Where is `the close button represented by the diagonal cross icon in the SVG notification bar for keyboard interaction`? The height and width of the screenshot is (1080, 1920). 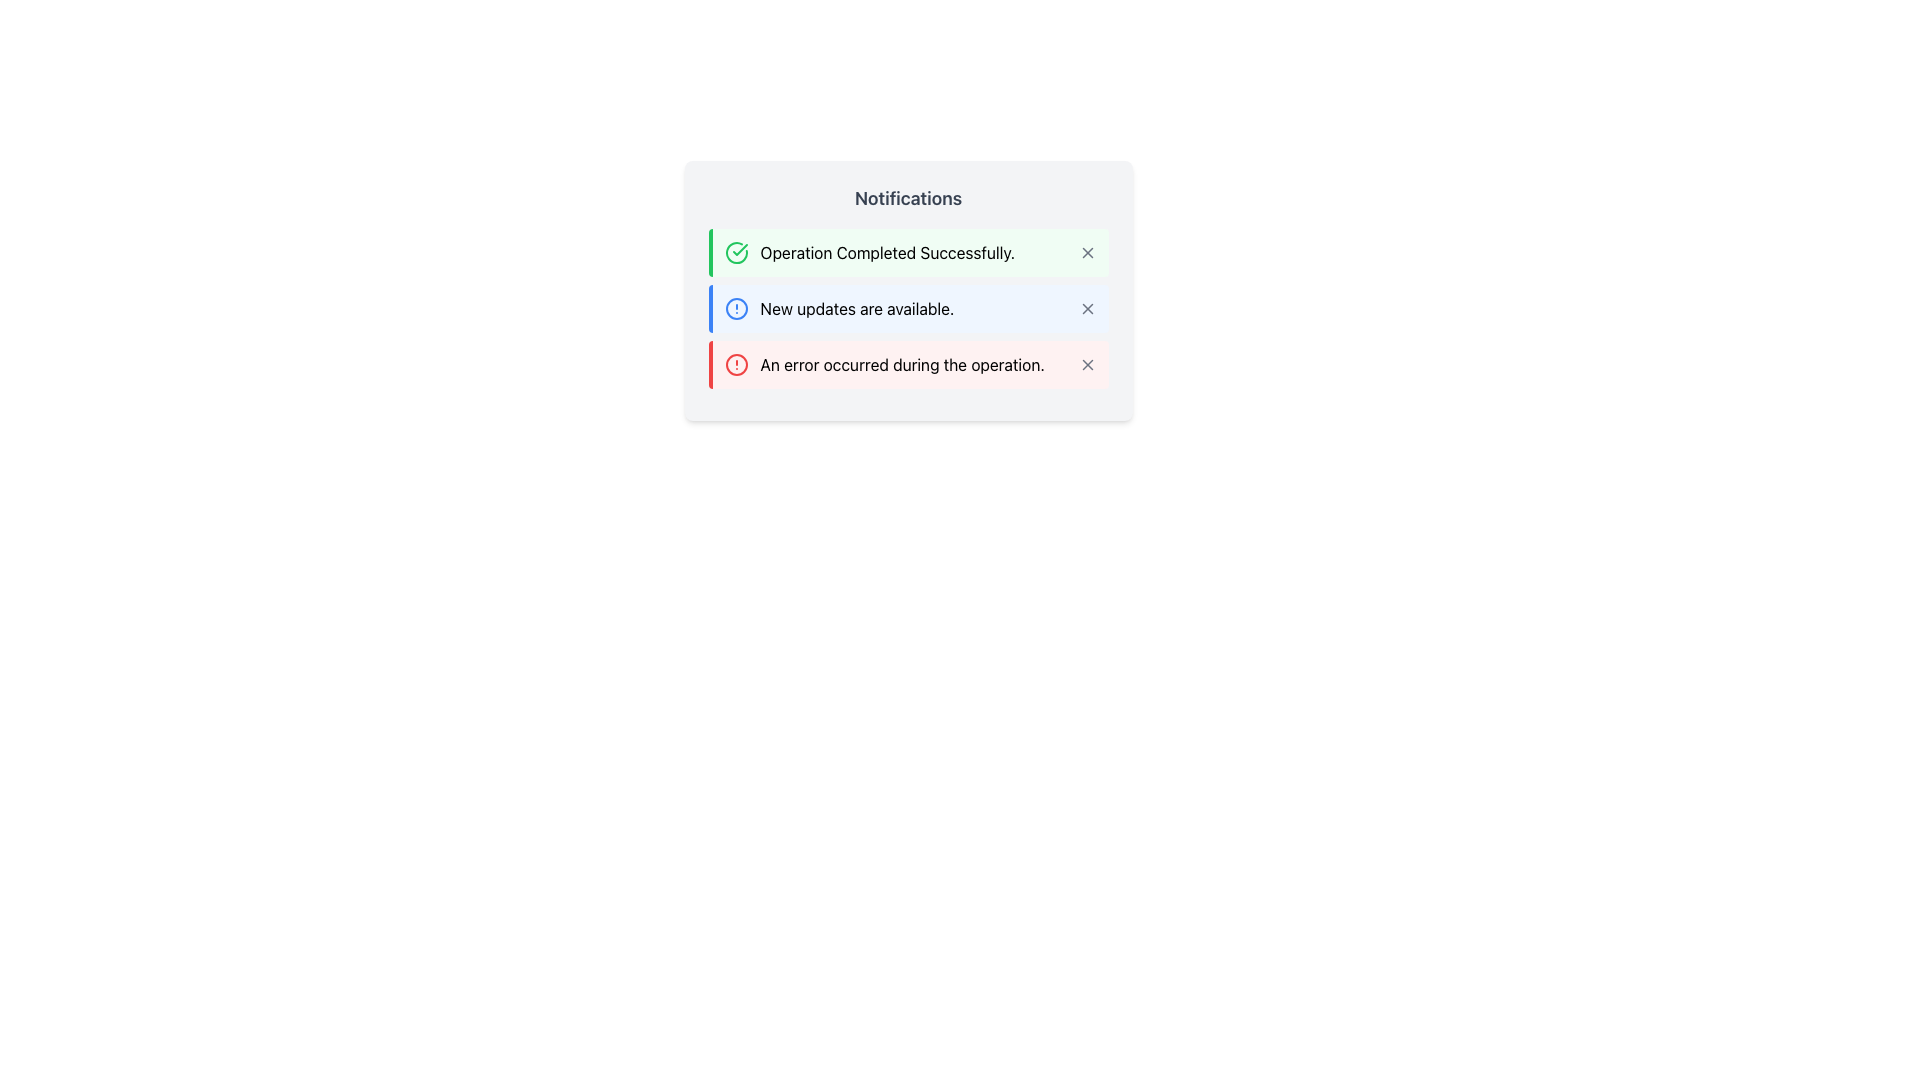
the close button represented by the diagonal cross icon in the SVG notification bar for keyboard interaction is located at coordinates (1086, 308).